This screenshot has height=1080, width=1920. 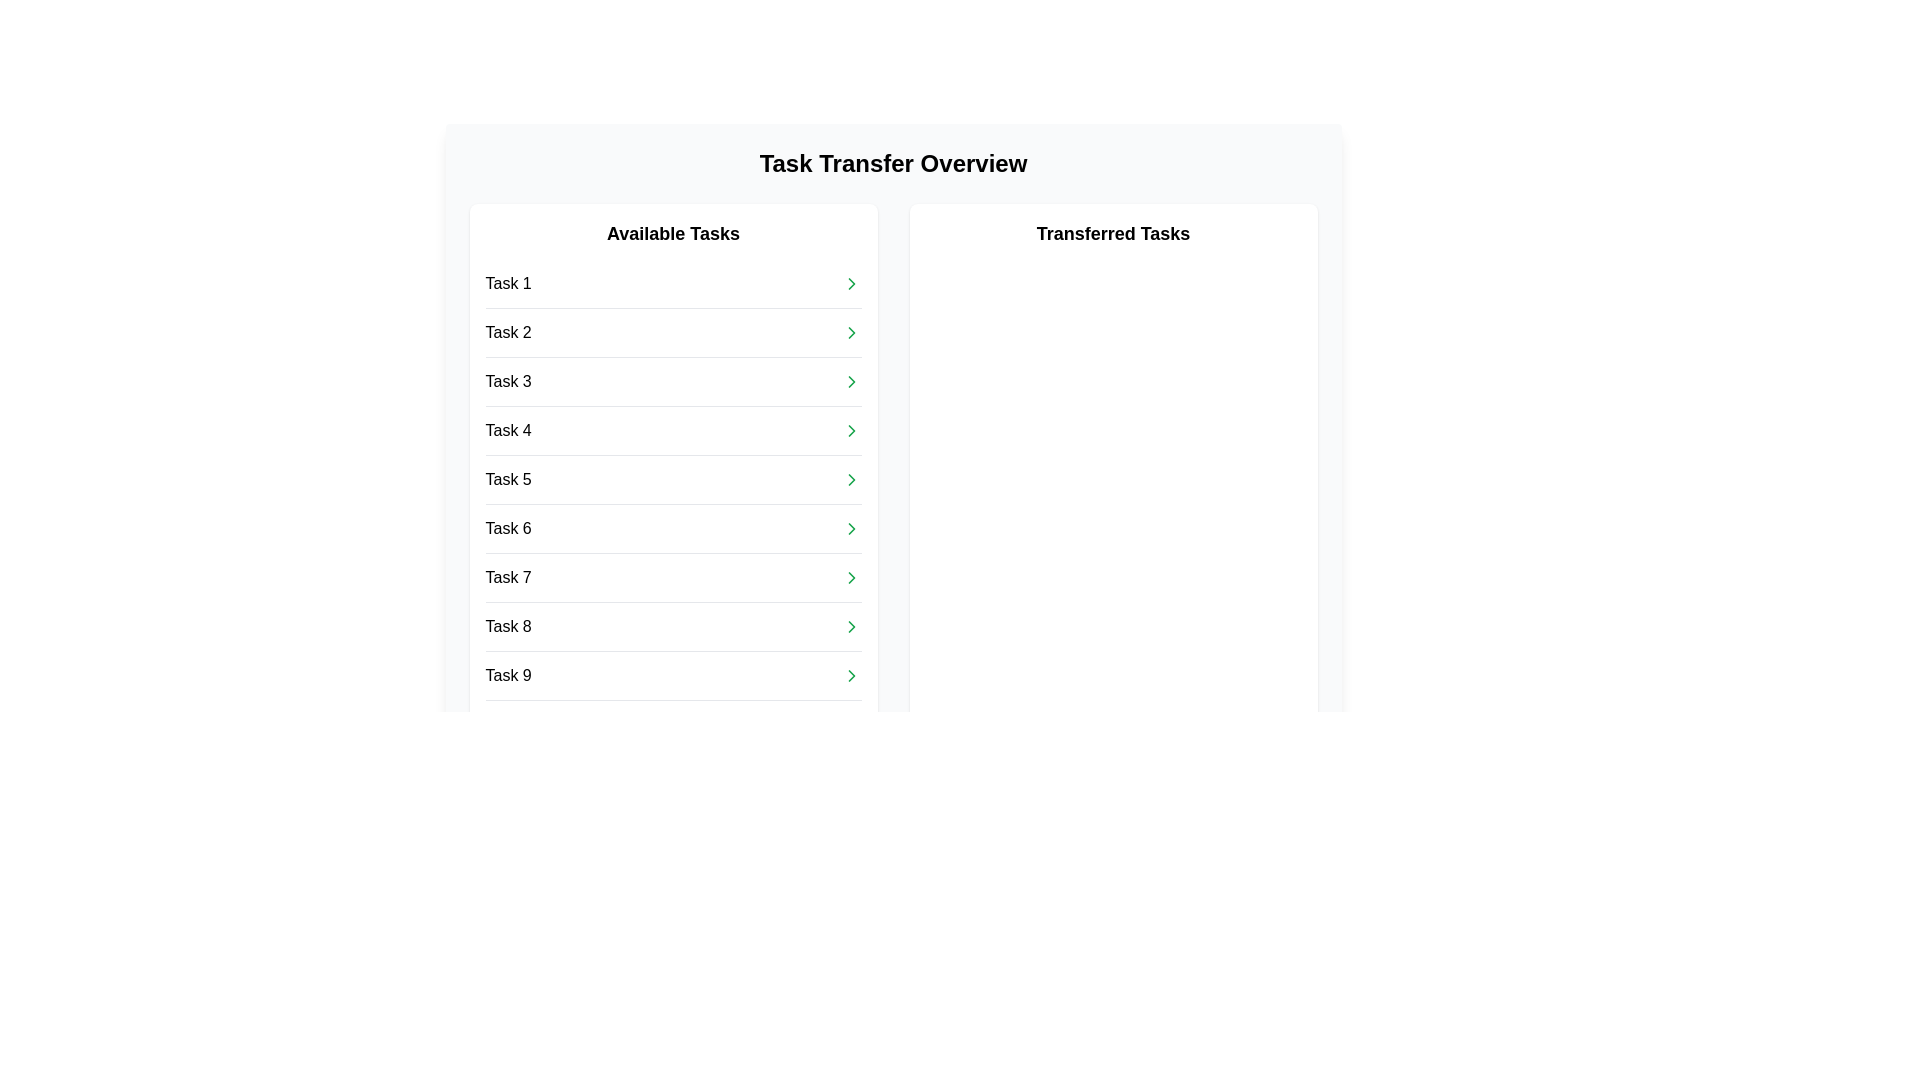 What do you see at coordinates (508, 381) in the screenshot?
I see `the 'Task 3' text label located in the 'Available Tasks' column of the 'Task Transfer Overview' interface` at bounding box center [508, 381].